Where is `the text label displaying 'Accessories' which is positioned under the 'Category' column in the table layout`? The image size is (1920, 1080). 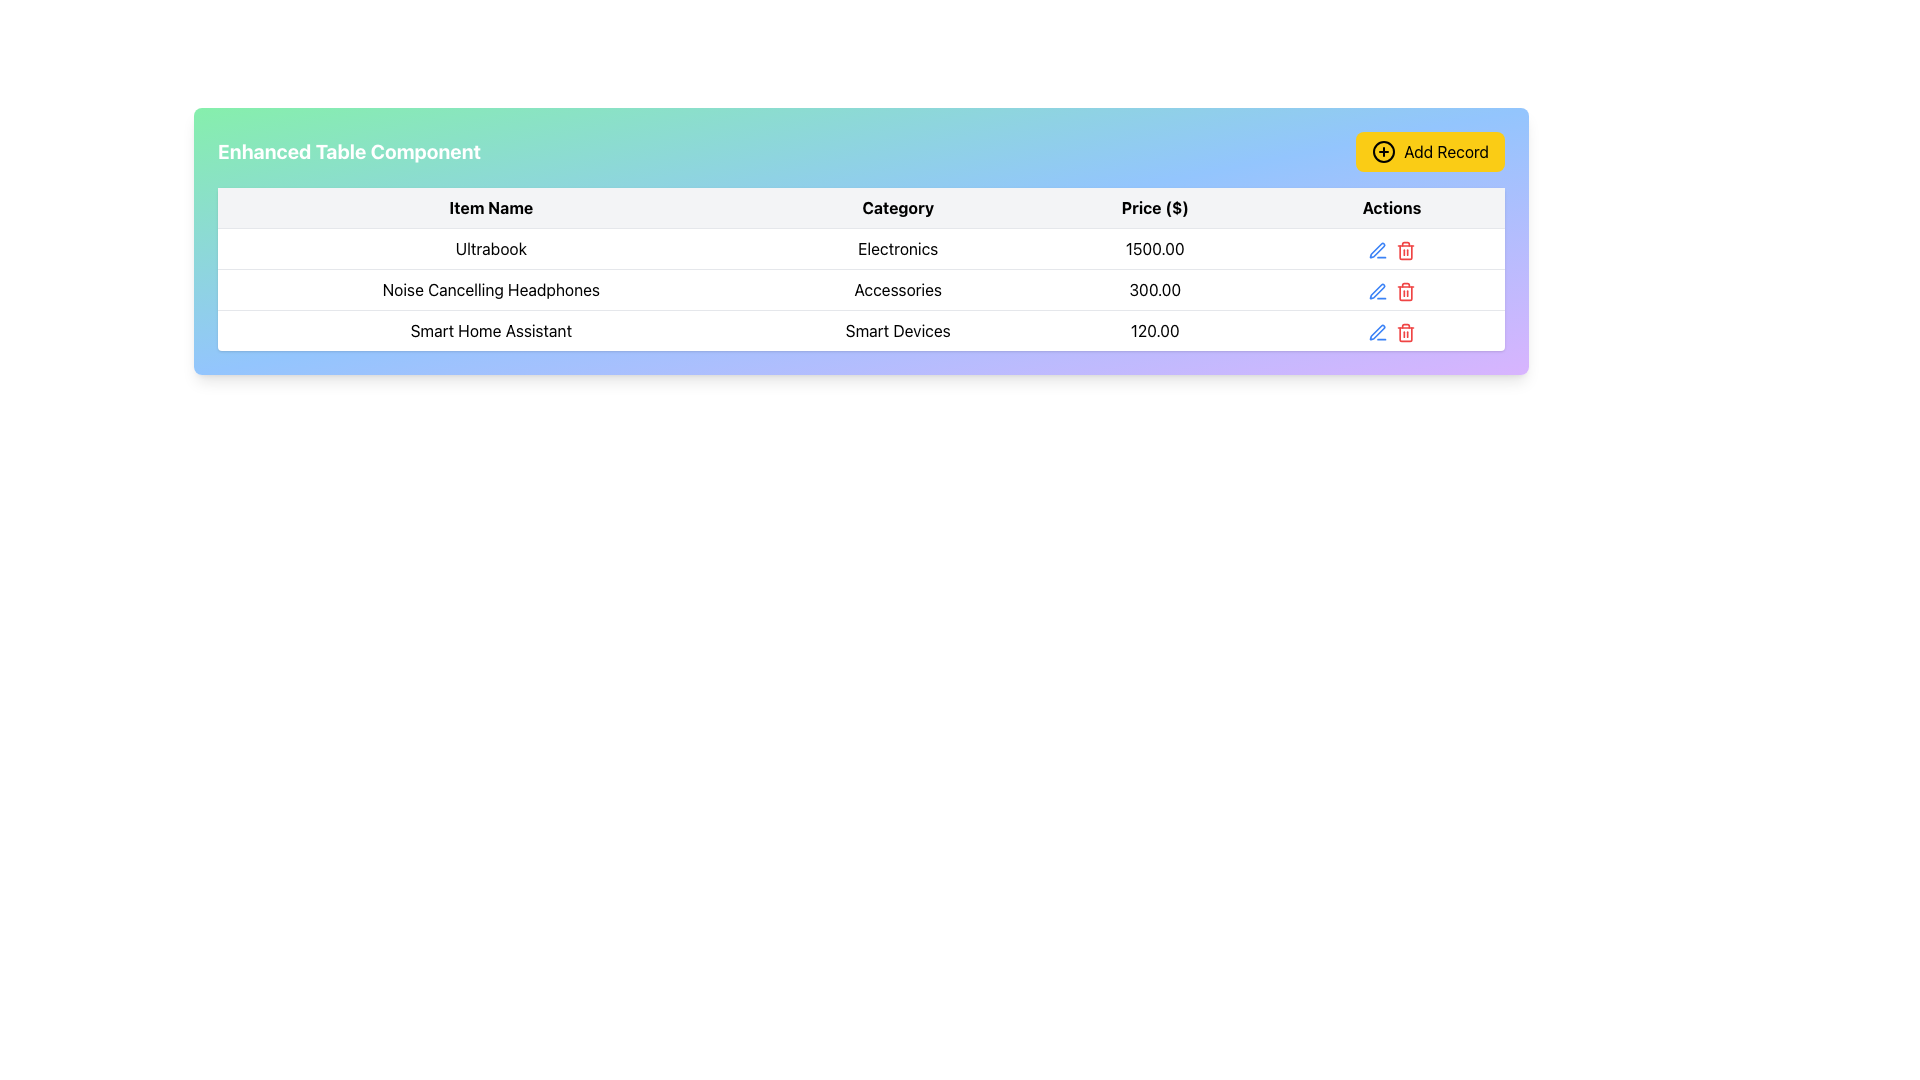
the text label displaying 'Accessories' which is positioned under the 'Category' column in the table layout is located at coordinates (897, 289).